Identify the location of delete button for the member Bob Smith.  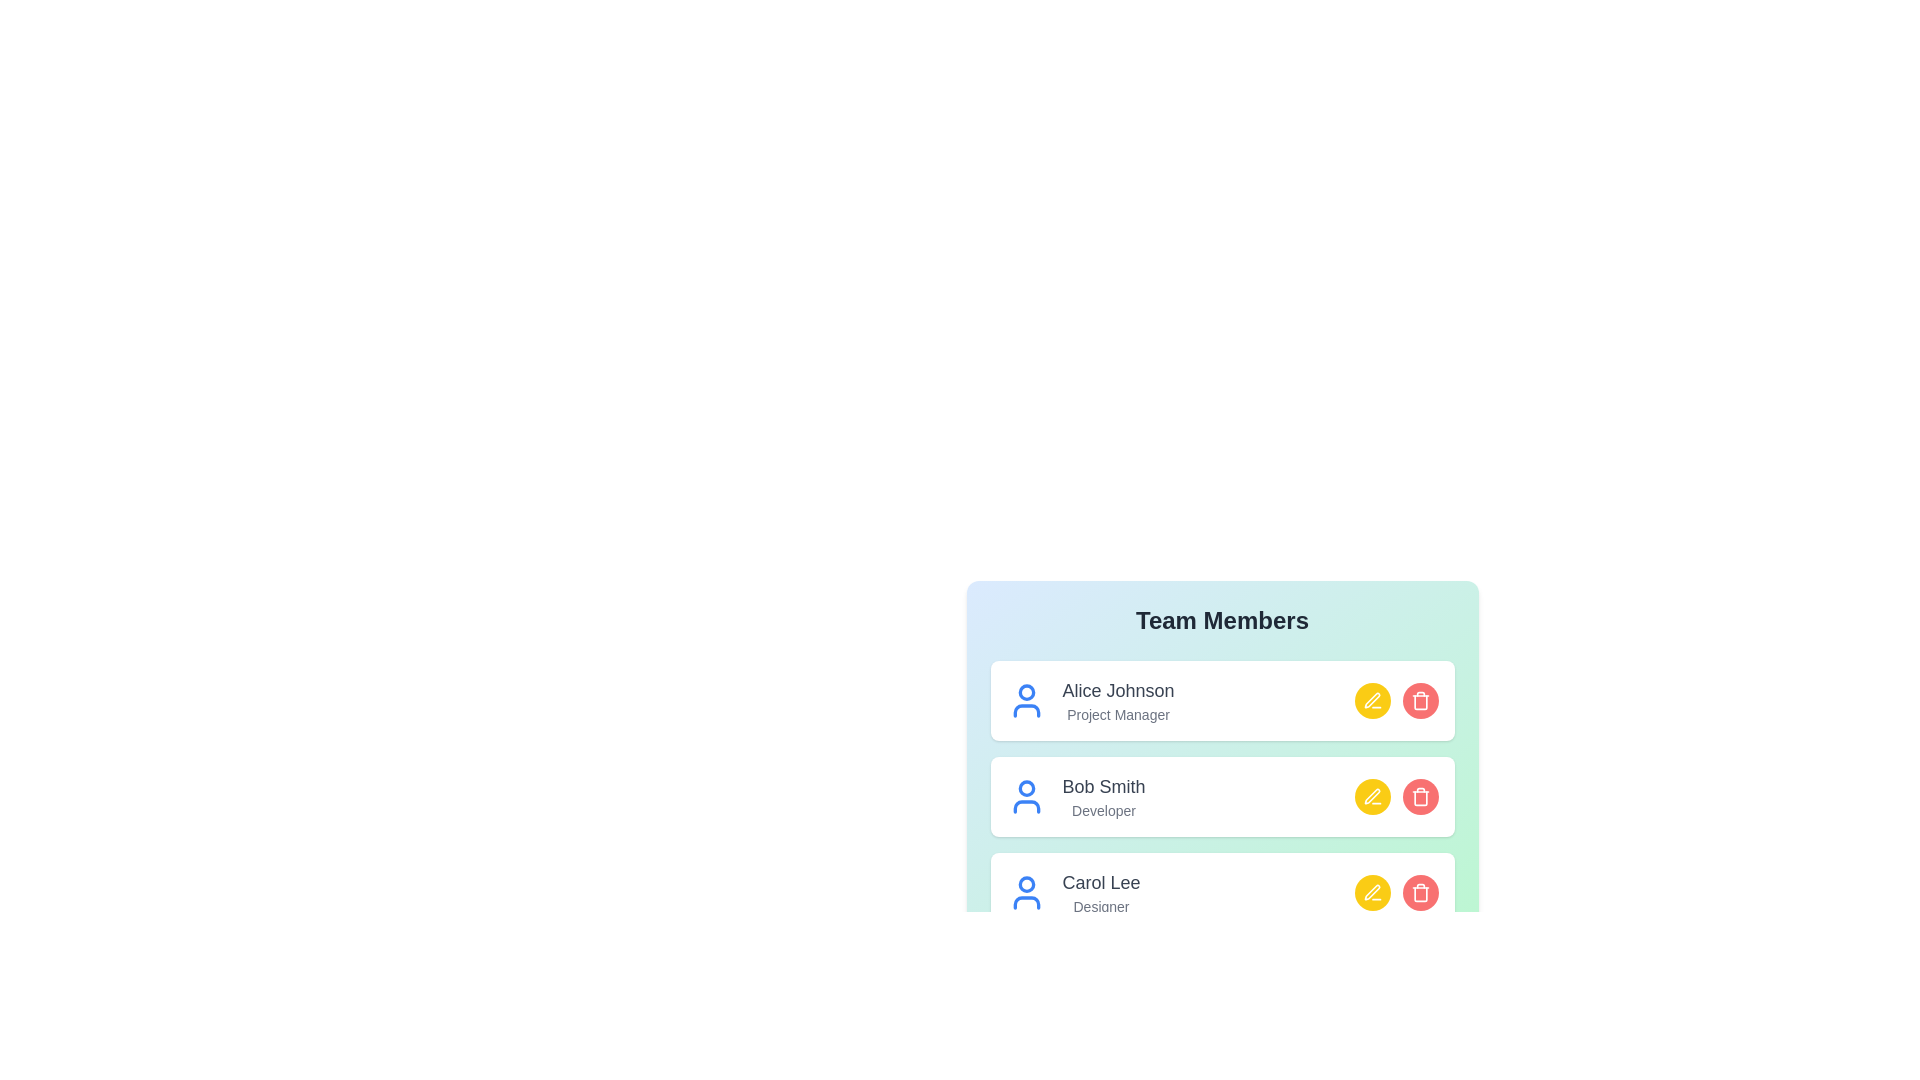
(1419, 796).